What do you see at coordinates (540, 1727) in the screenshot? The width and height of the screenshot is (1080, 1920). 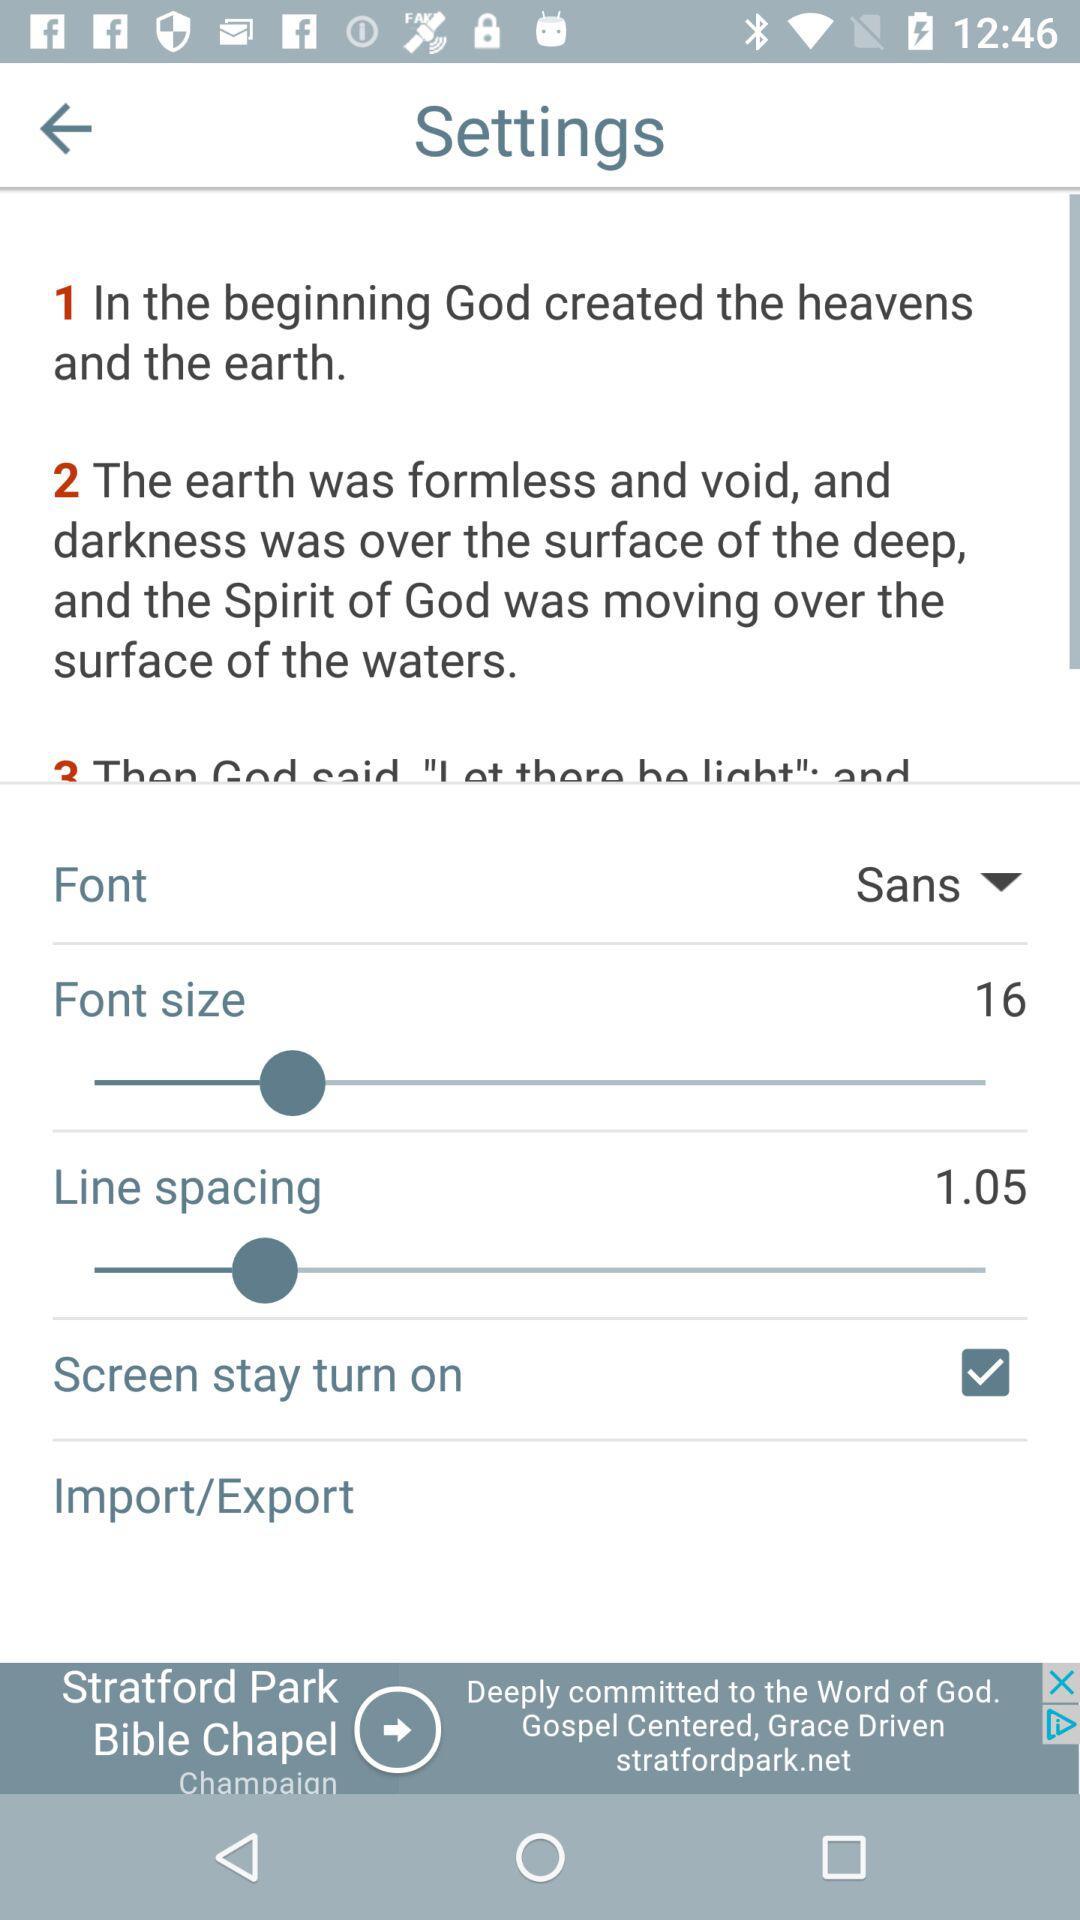 I see `advertise banner` at bounding box center [540, 1727].